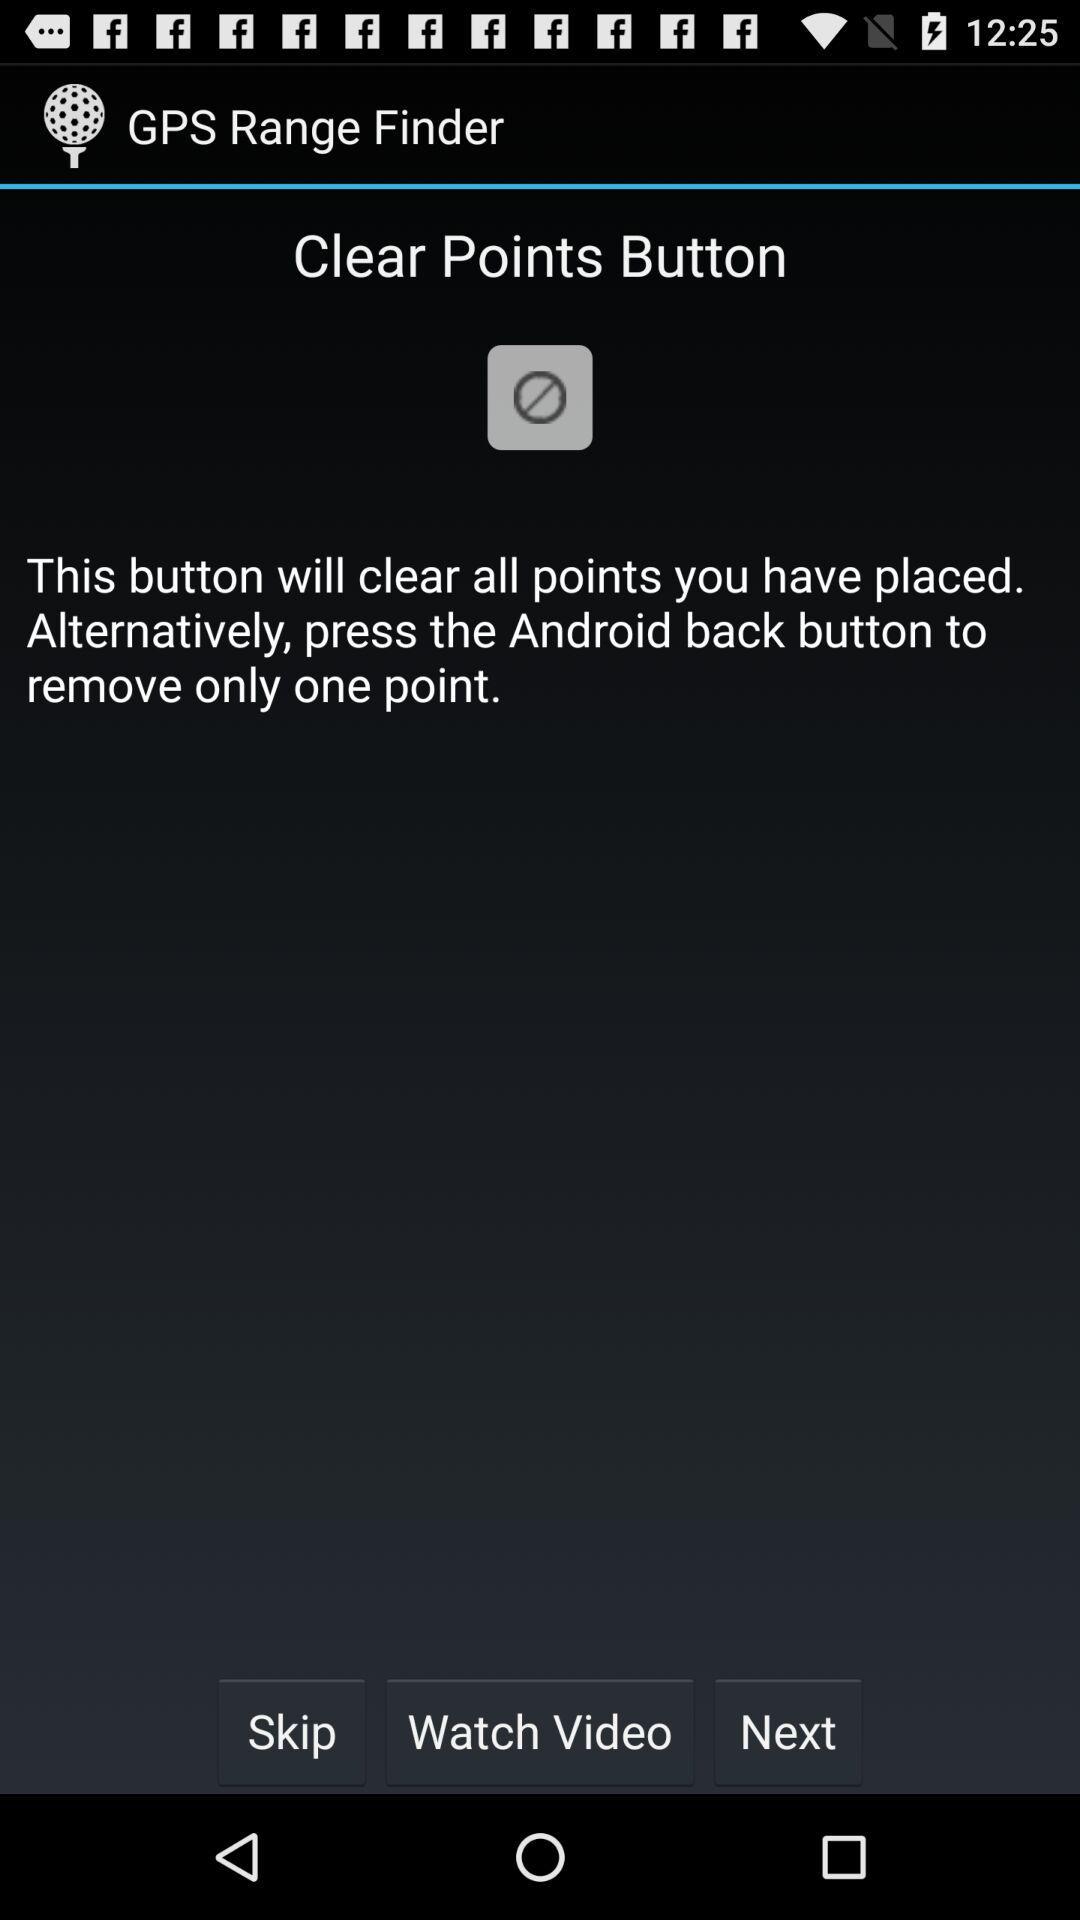  What do you see at coordinates (787, 1730) in the screenshot?
I see `item below the this button will icon` at bounding box center [787, 1730].